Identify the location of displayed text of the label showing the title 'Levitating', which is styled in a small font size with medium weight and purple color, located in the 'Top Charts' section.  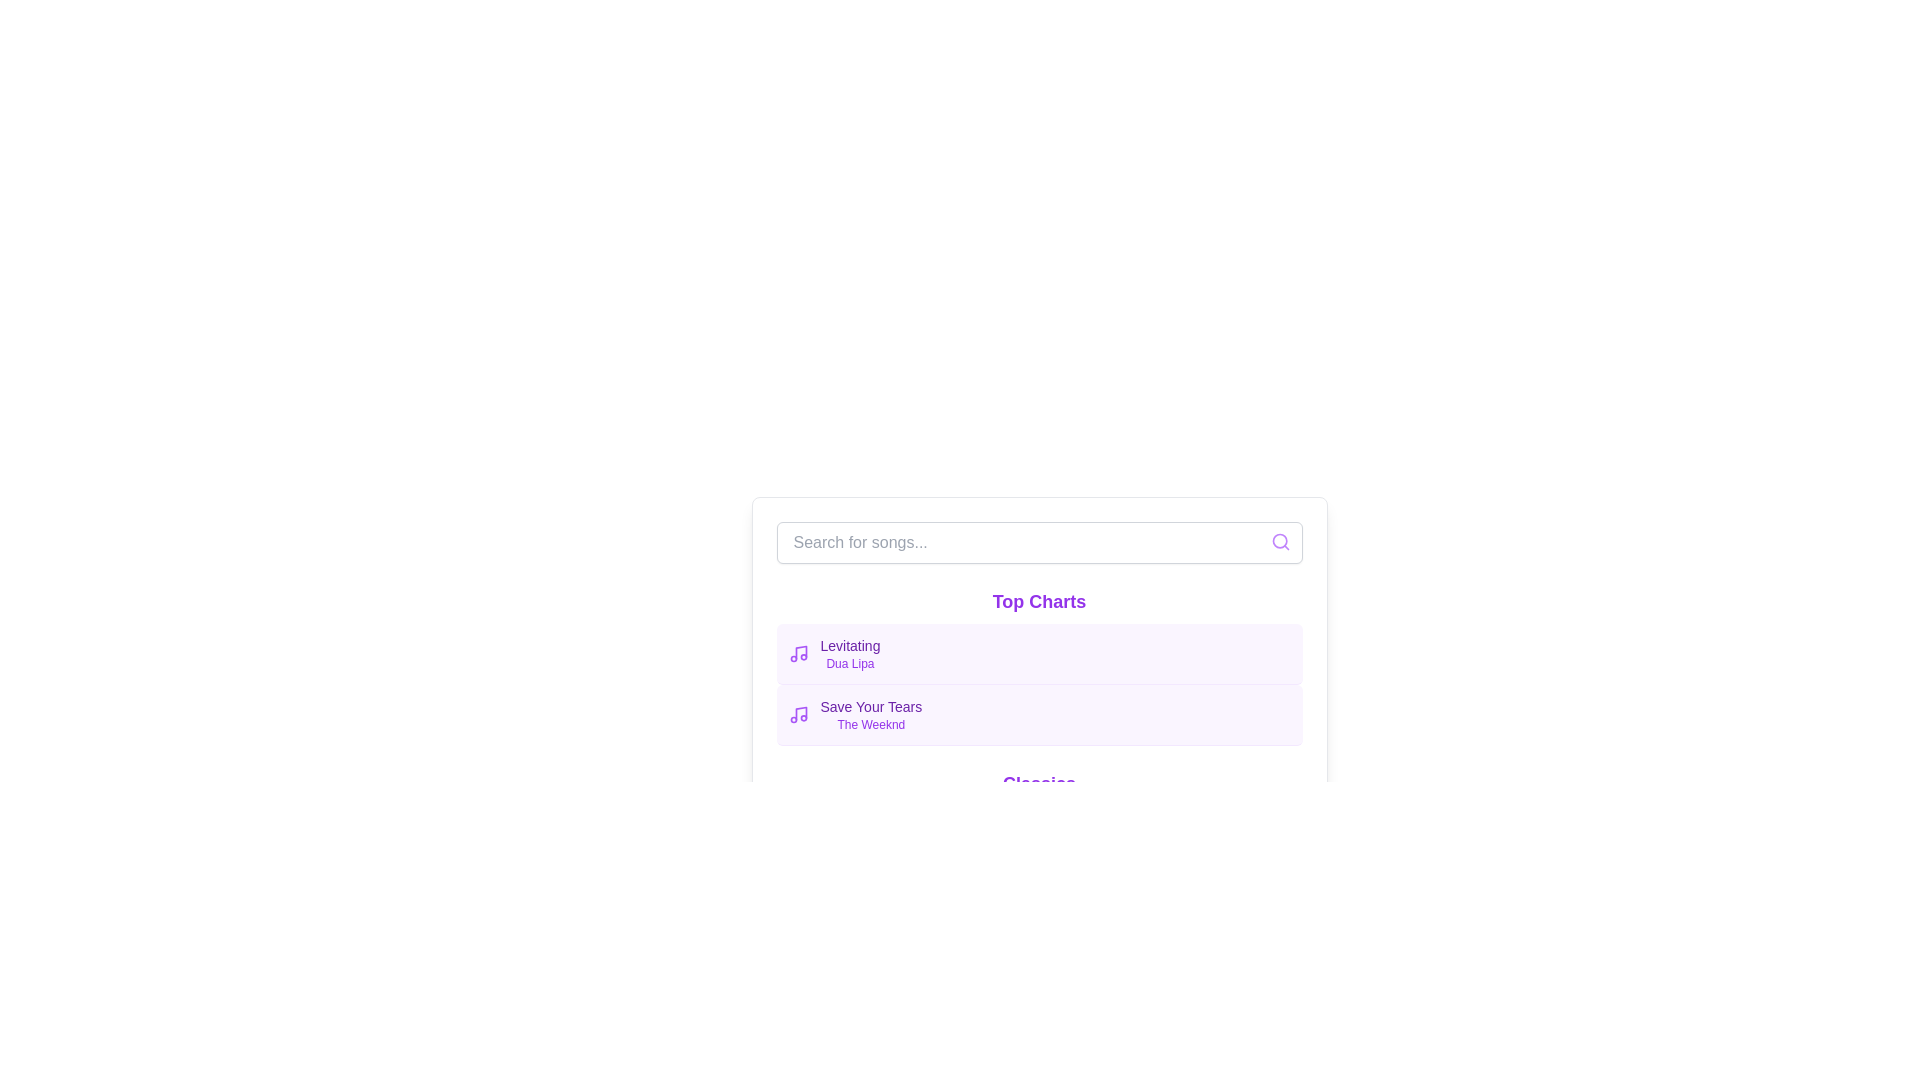
(850, 645).